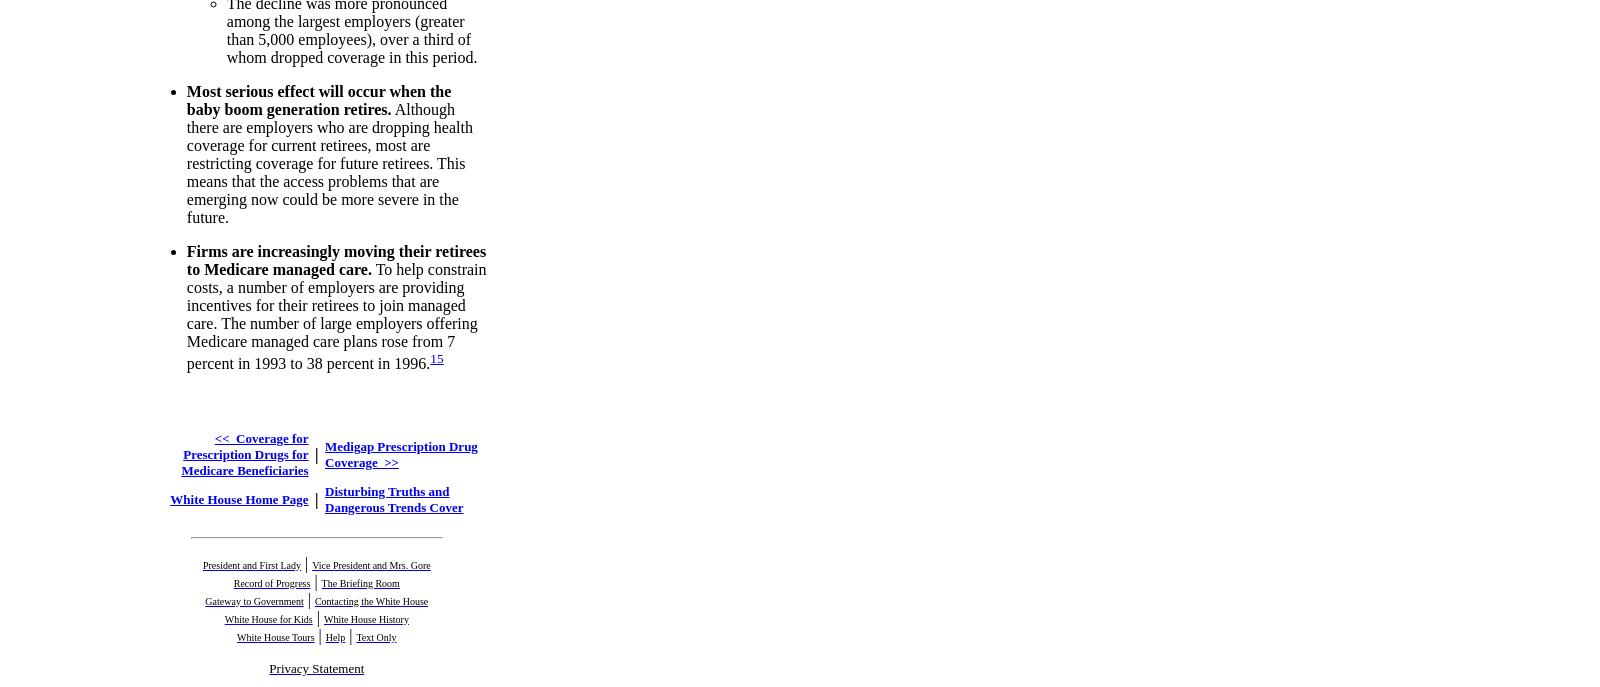 The width and height of the screenshot is (1600, 687). I want to click on 'White House History', so click(365, 617).